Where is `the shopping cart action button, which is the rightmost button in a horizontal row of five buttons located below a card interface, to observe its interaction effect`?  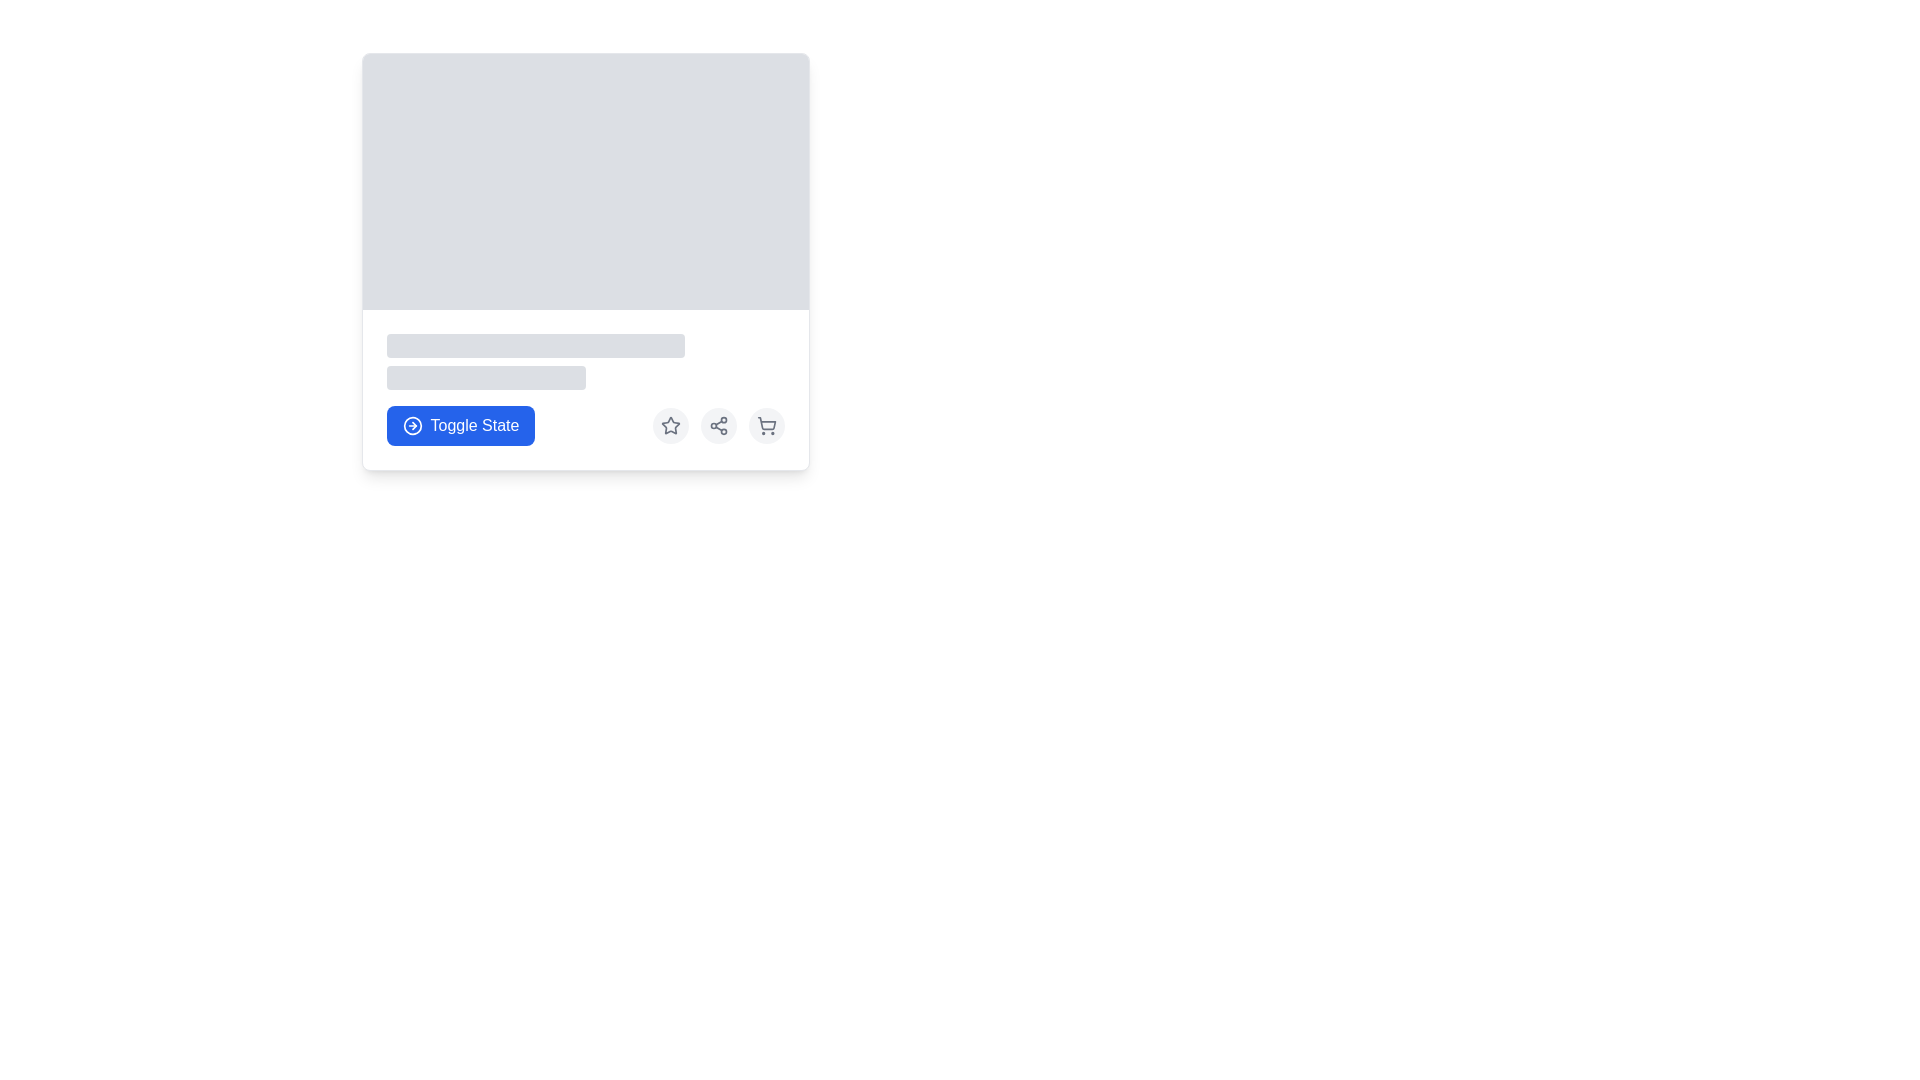 the shopping cart action button, which is the rightmost button in a horizontal row of five buttons located below a card interface, to observe its interaction effect is located at coordinates (765, 424).